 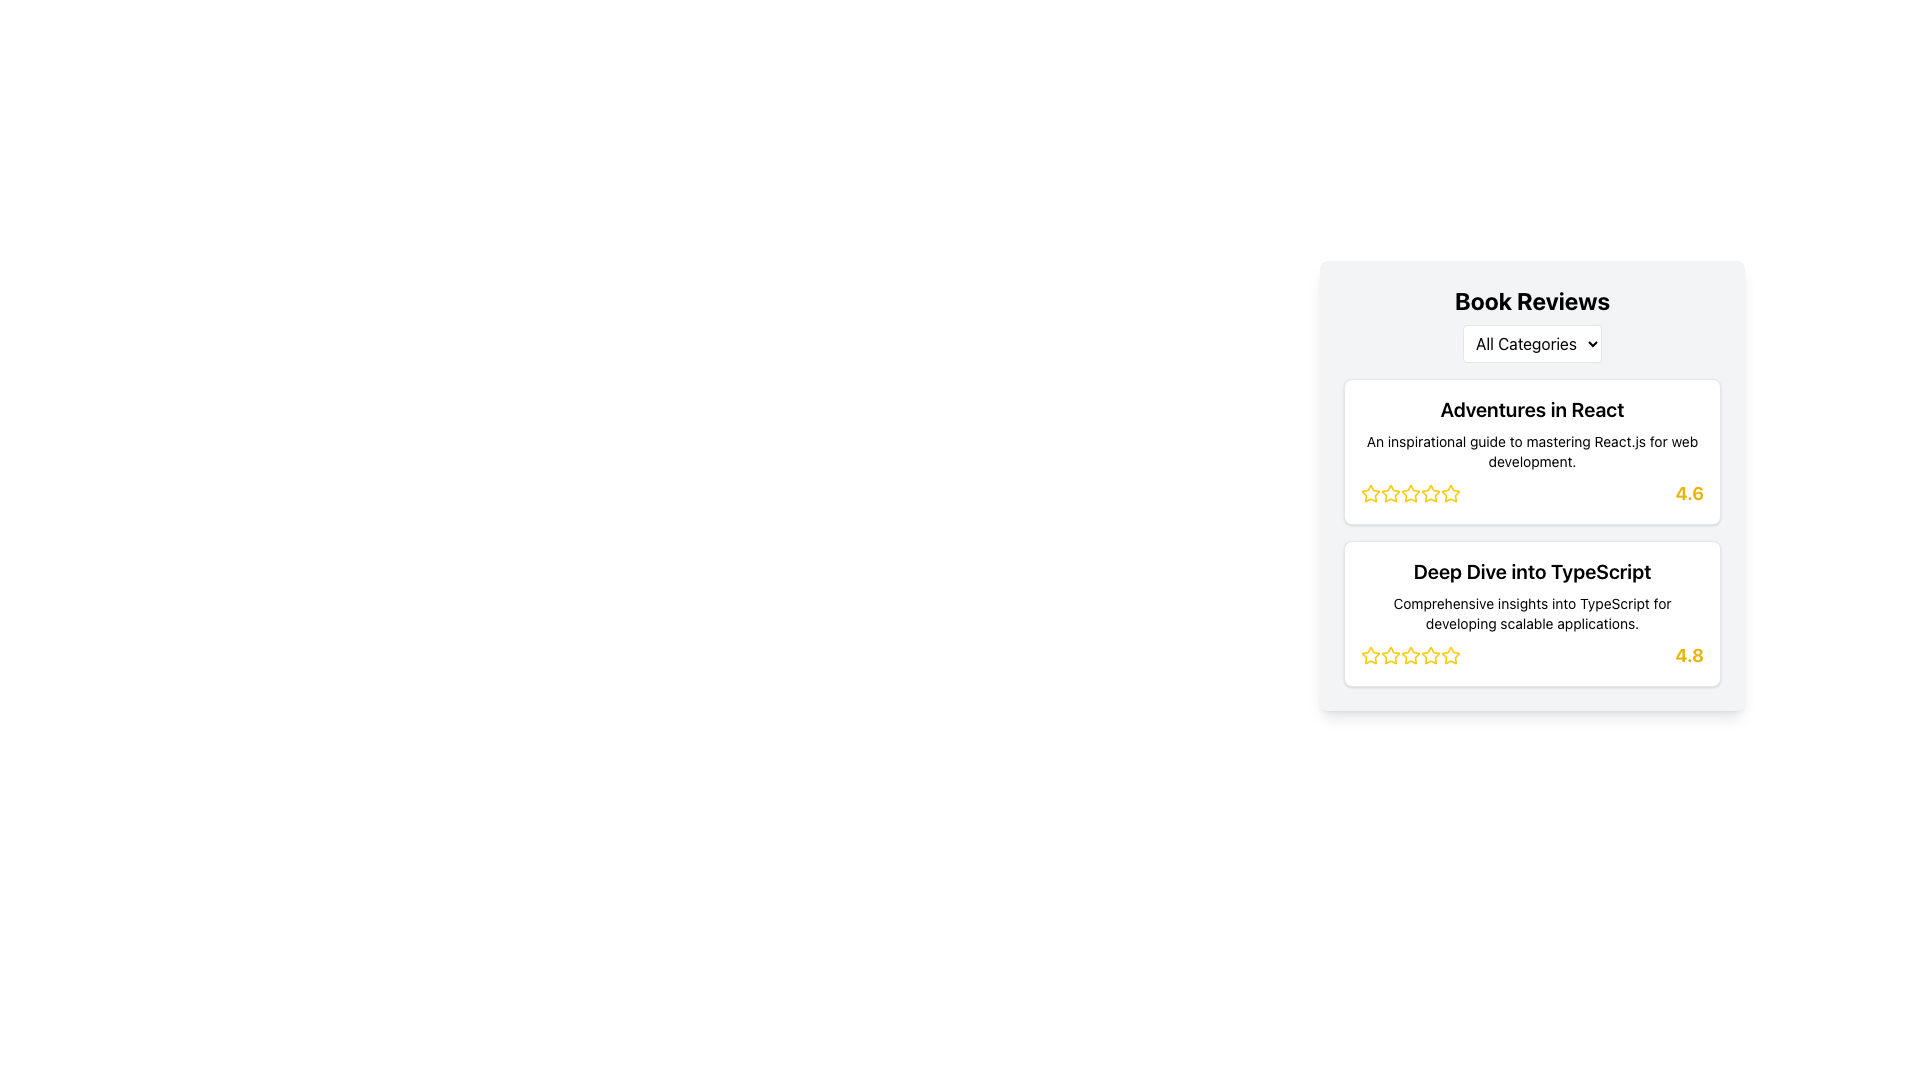 I want to click on the second card in the 'Book Reviews' section that contains details about the book titled 'Deep Dive into TypeScript', so click(x=1531, y=612).